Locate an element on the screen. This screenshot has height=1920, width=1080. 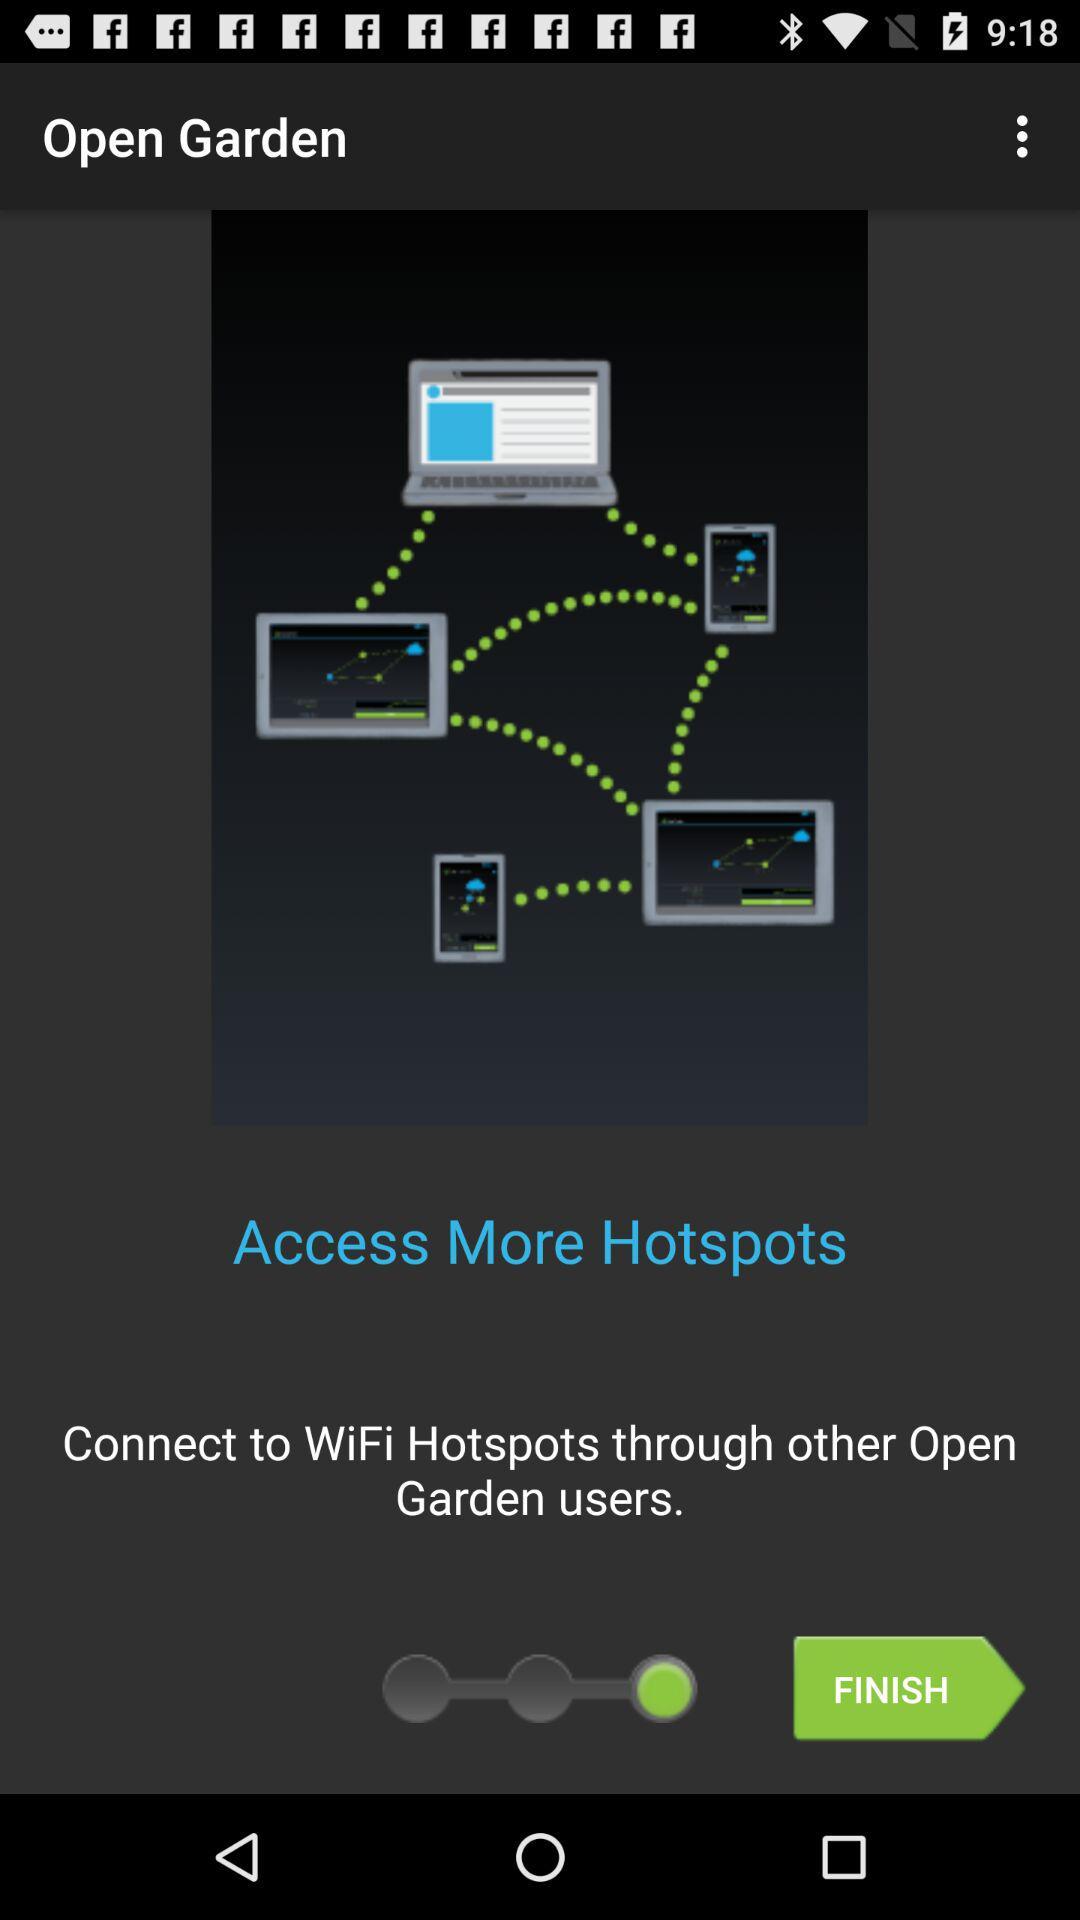
icon below the connect to wifi app is located at coordinates (909, 1688).